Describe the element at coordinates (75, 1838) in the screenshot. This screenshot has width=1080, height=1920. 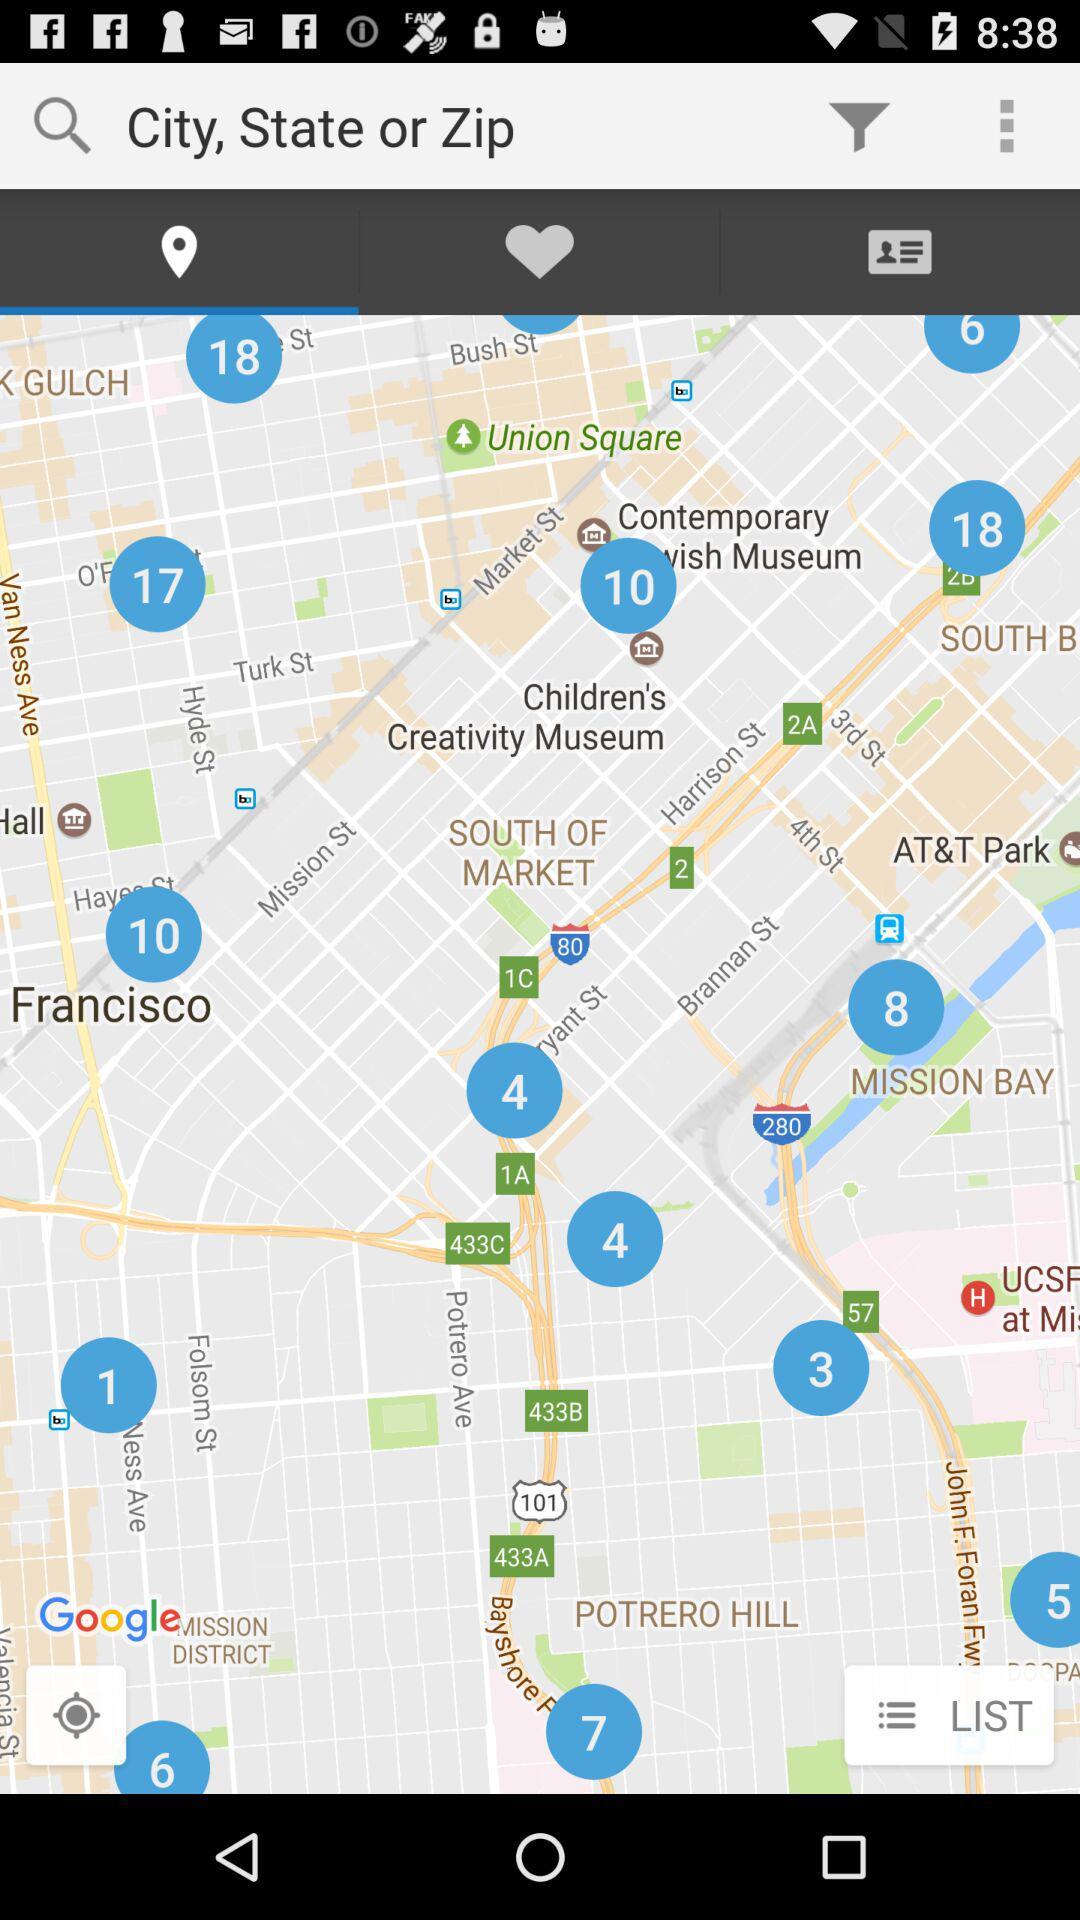
I see `the location_crosshair icon` at that location.